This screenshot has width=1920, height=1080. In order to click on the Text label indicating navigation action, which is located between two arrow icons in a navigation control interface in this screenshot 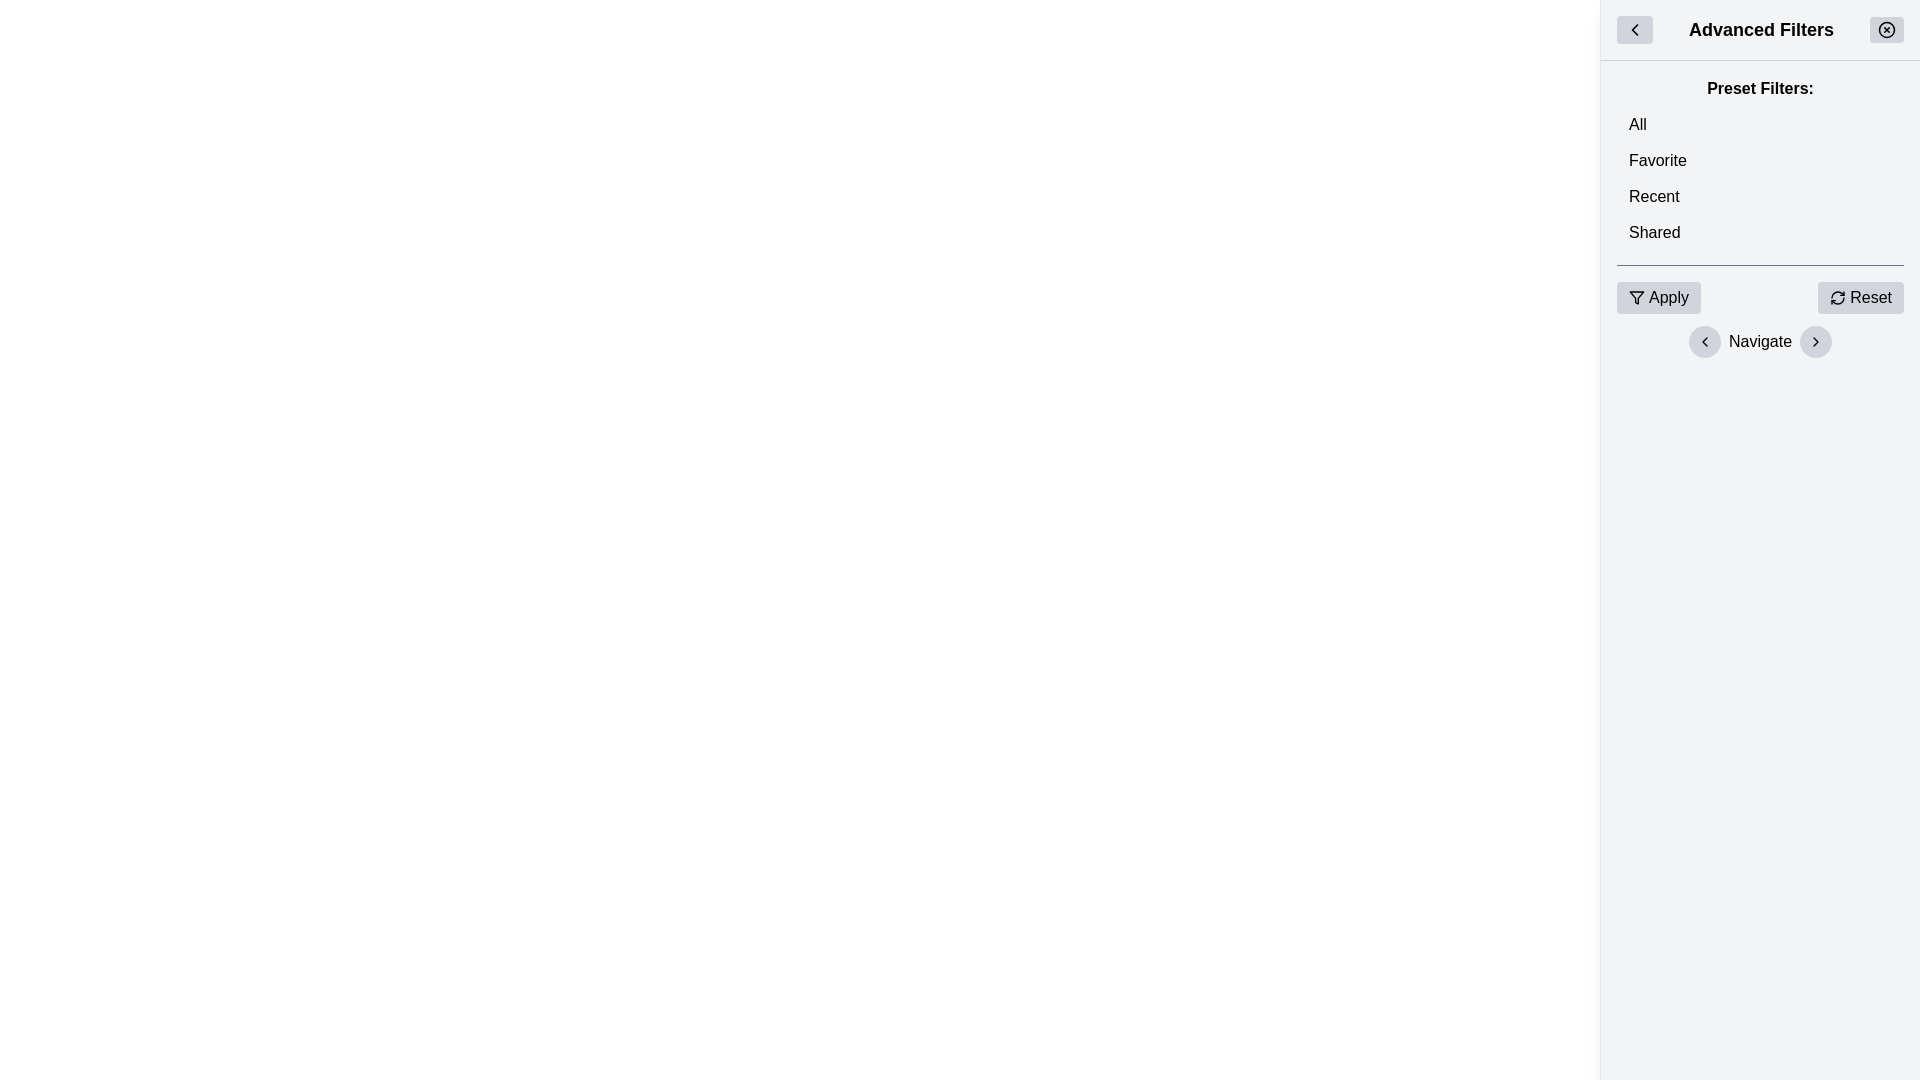, I will do `click(1760, 341)`.